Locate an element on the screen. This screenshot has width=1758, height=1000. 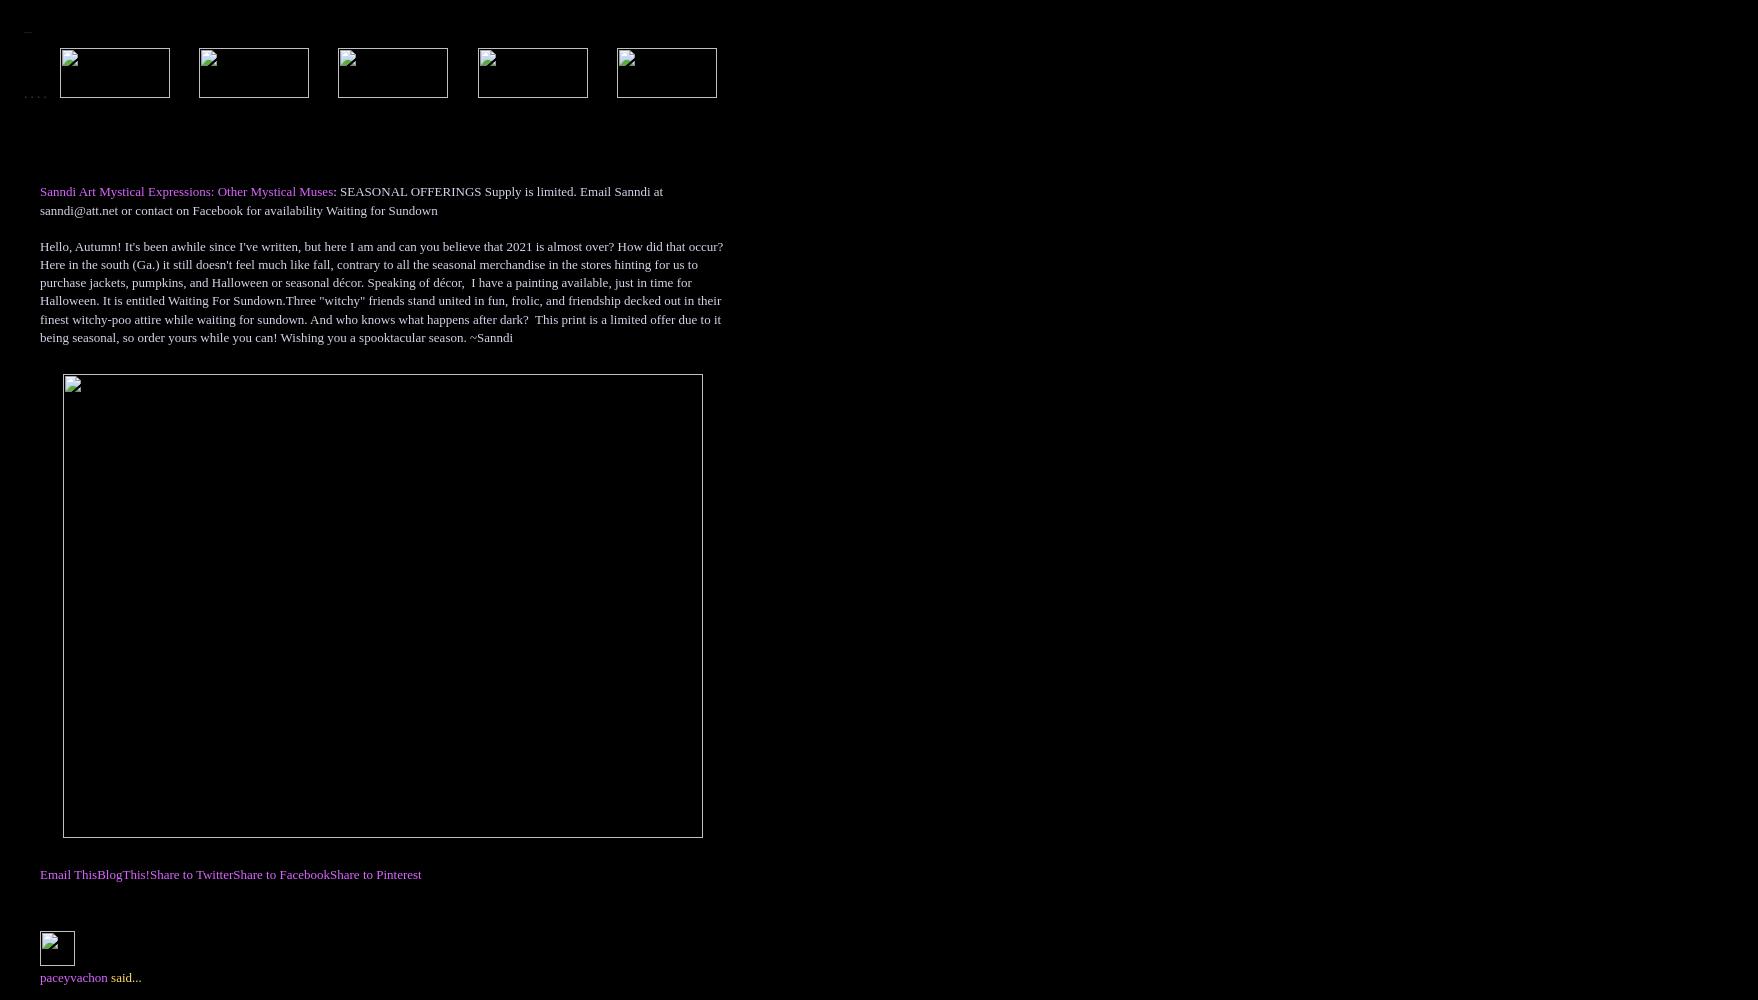
'.     .     .     .' is located at coordinates (24, 92).